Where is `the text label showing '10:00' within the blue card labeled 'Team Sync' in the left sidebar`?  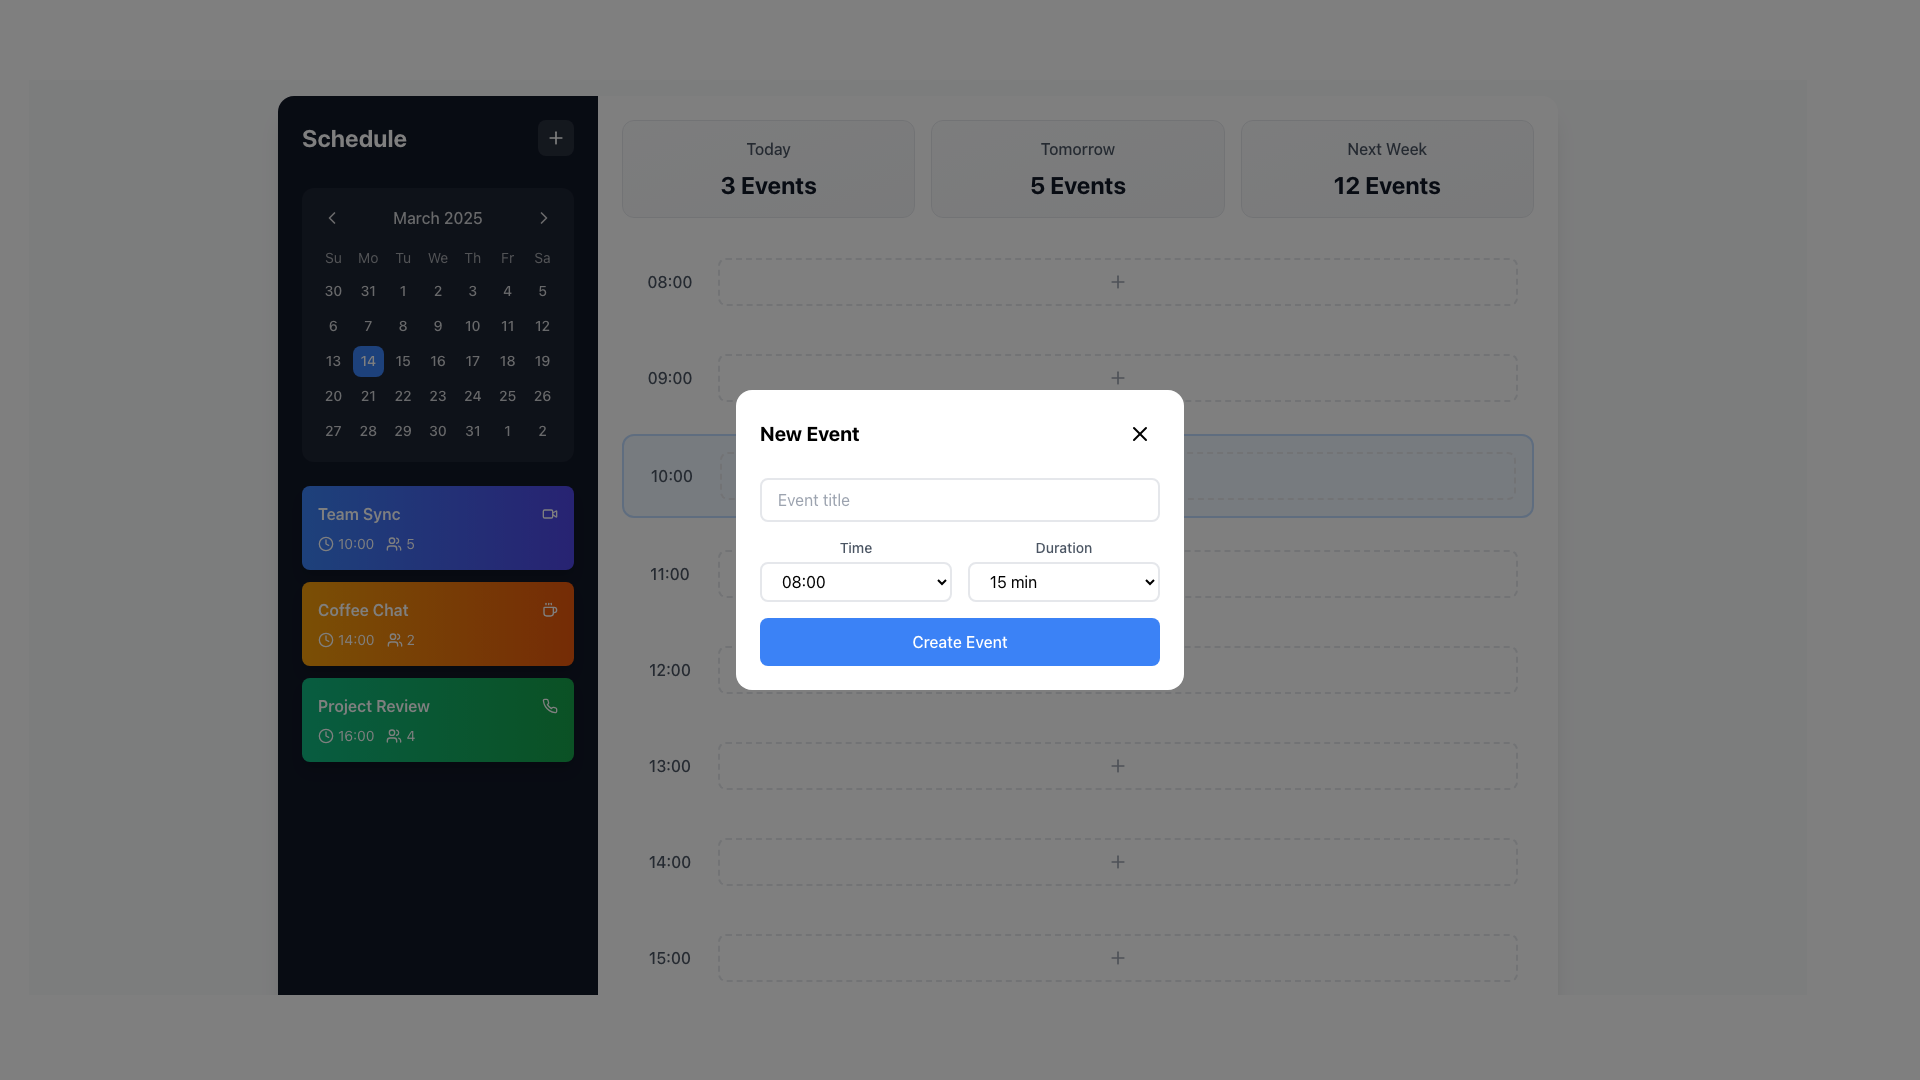 the text label showing '10:00' within the blue card labeled 'Team Sync' in the left sidebar is located at coordinates (356, 544).